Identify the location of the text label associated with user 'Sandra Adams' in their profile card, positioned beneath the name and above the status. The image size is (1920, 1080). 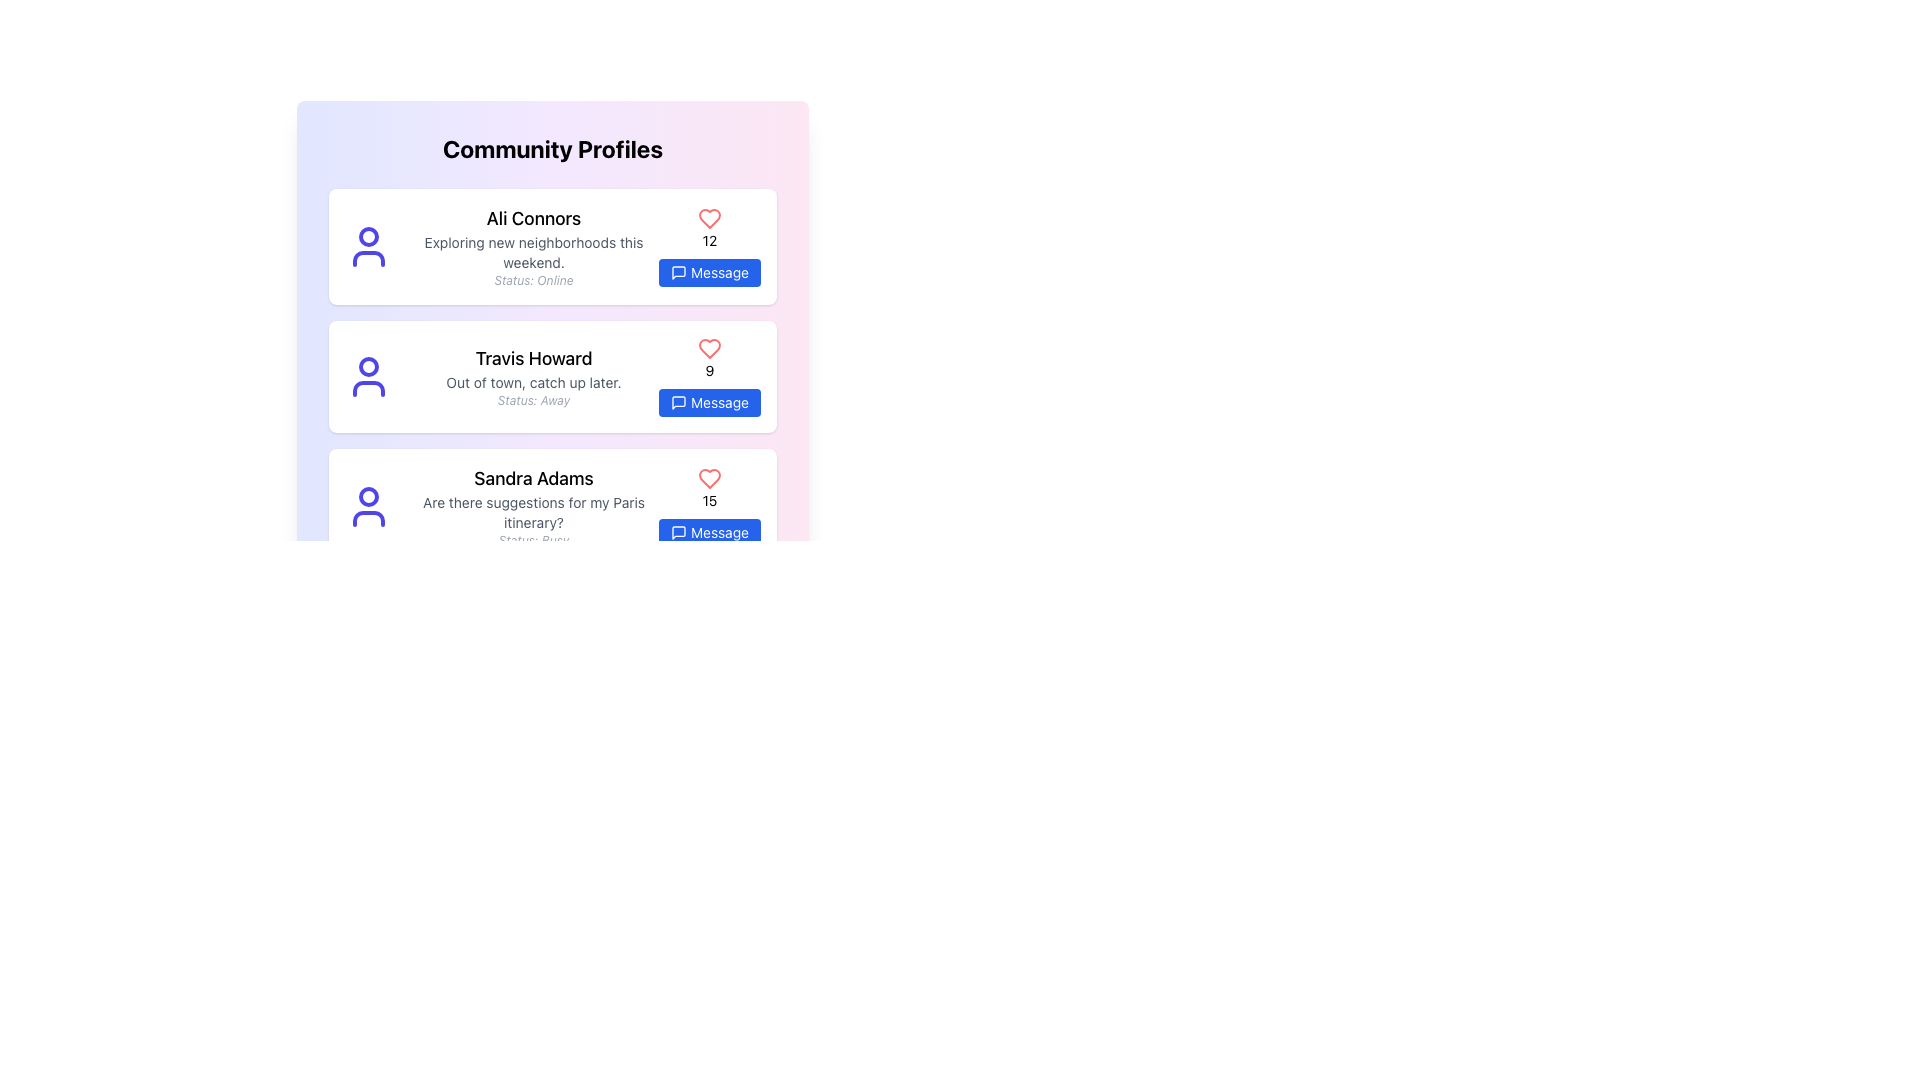
(533, 512).